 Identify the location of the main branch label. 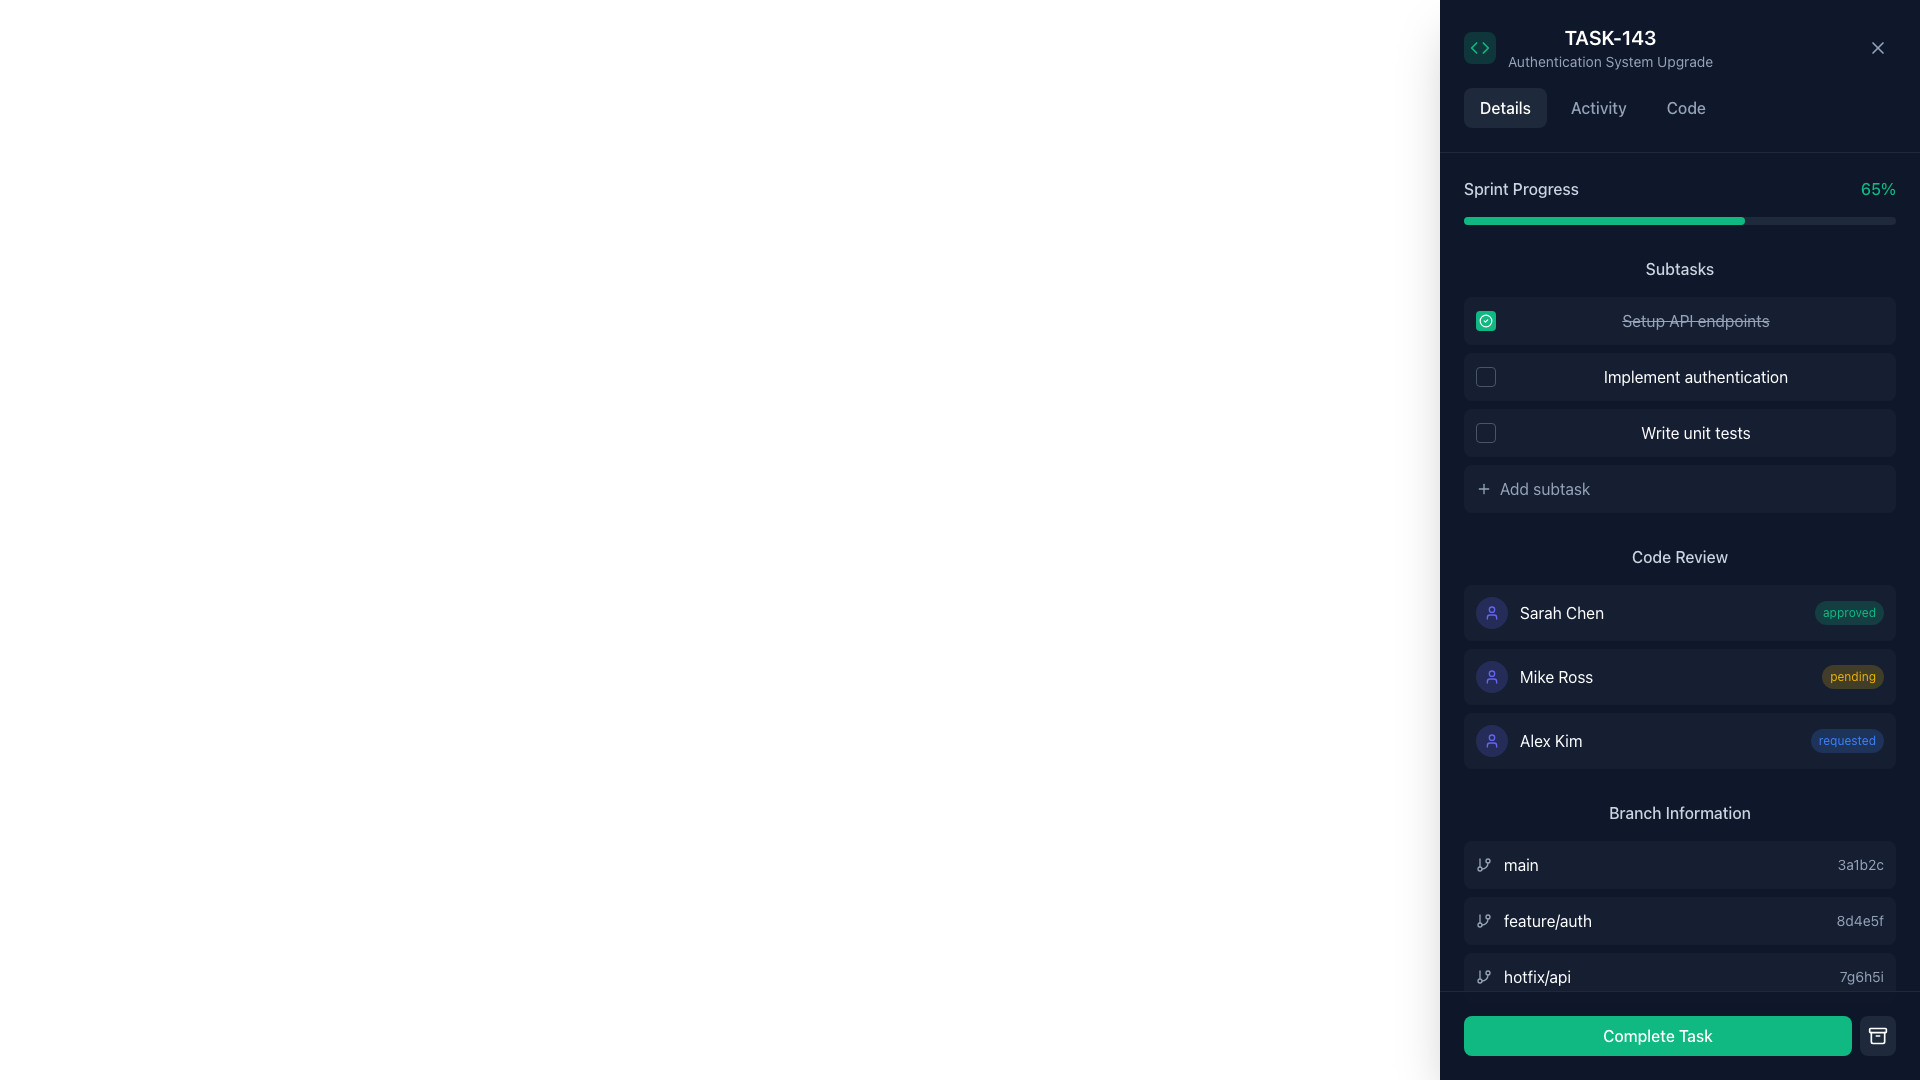
(1507, 863).